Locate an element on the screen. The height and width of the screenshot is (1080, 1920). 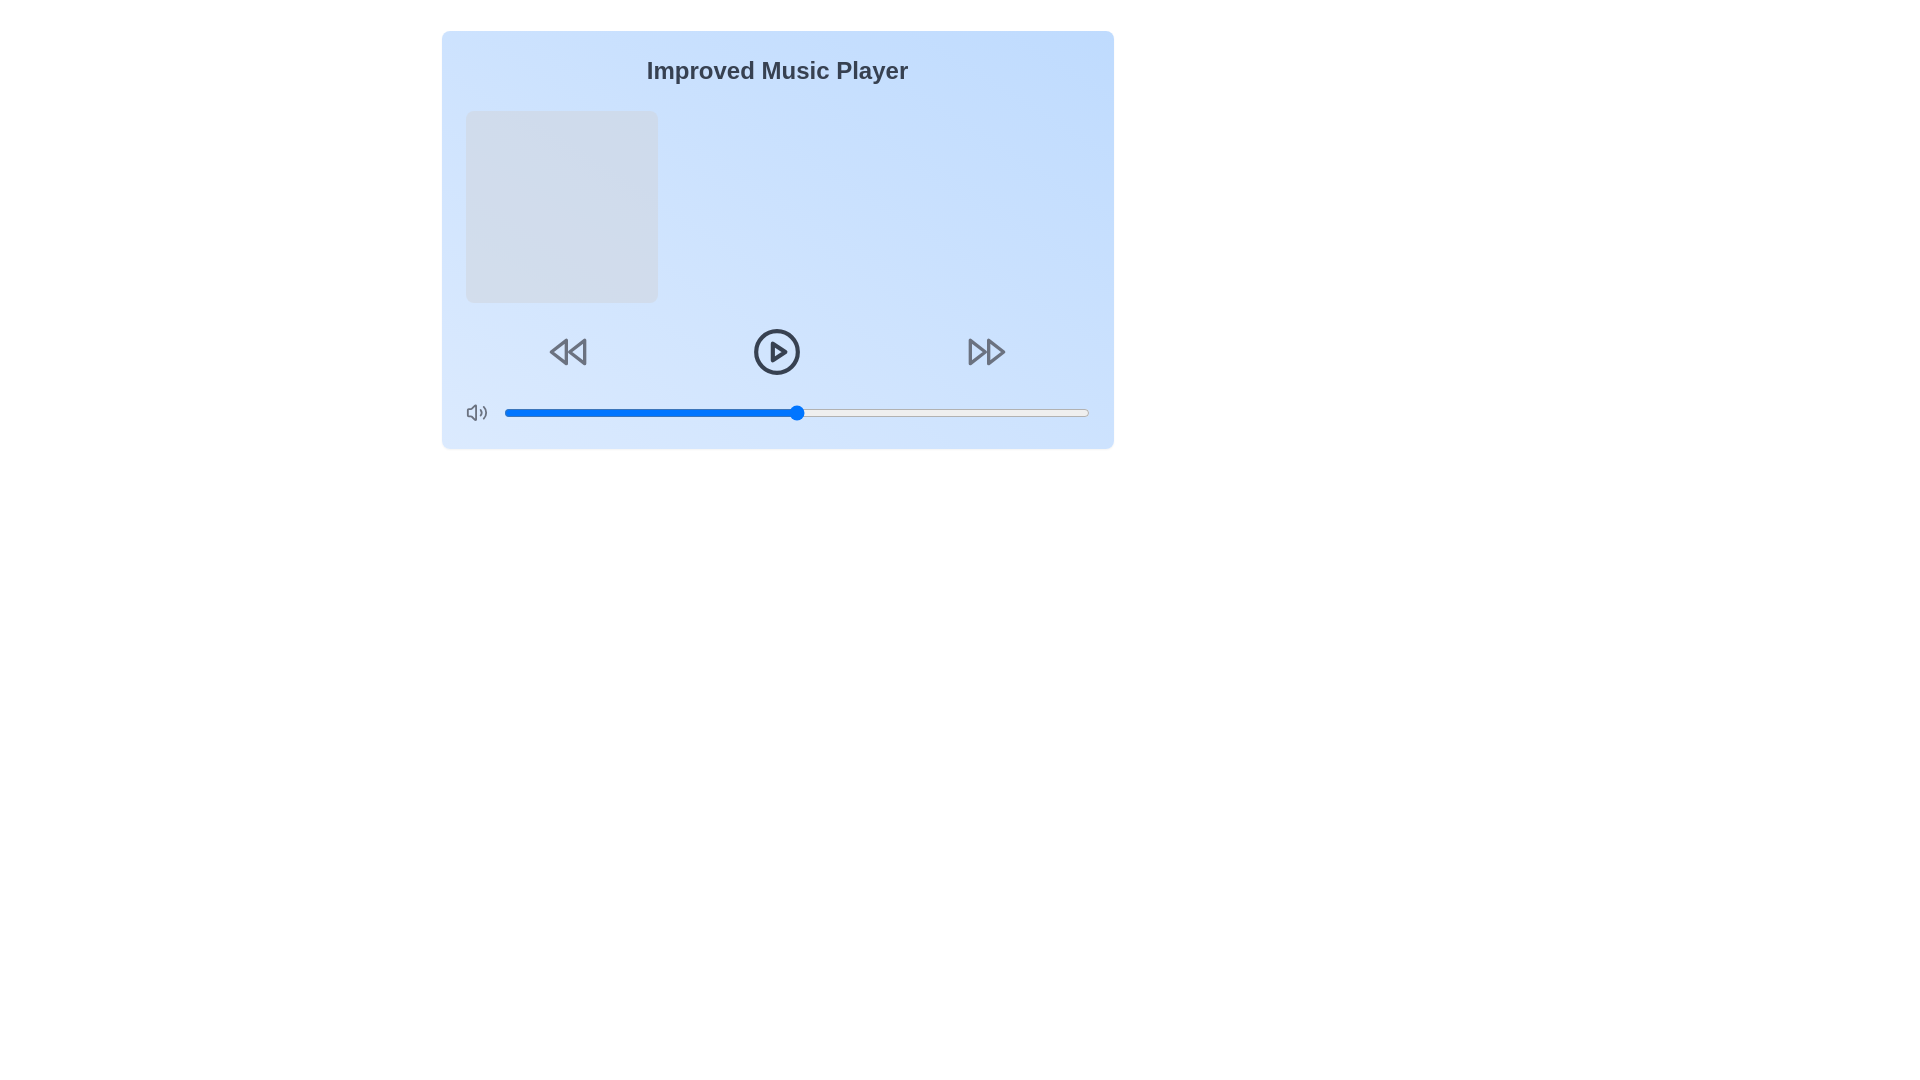
the volume is located at coordinates (1012, 411).